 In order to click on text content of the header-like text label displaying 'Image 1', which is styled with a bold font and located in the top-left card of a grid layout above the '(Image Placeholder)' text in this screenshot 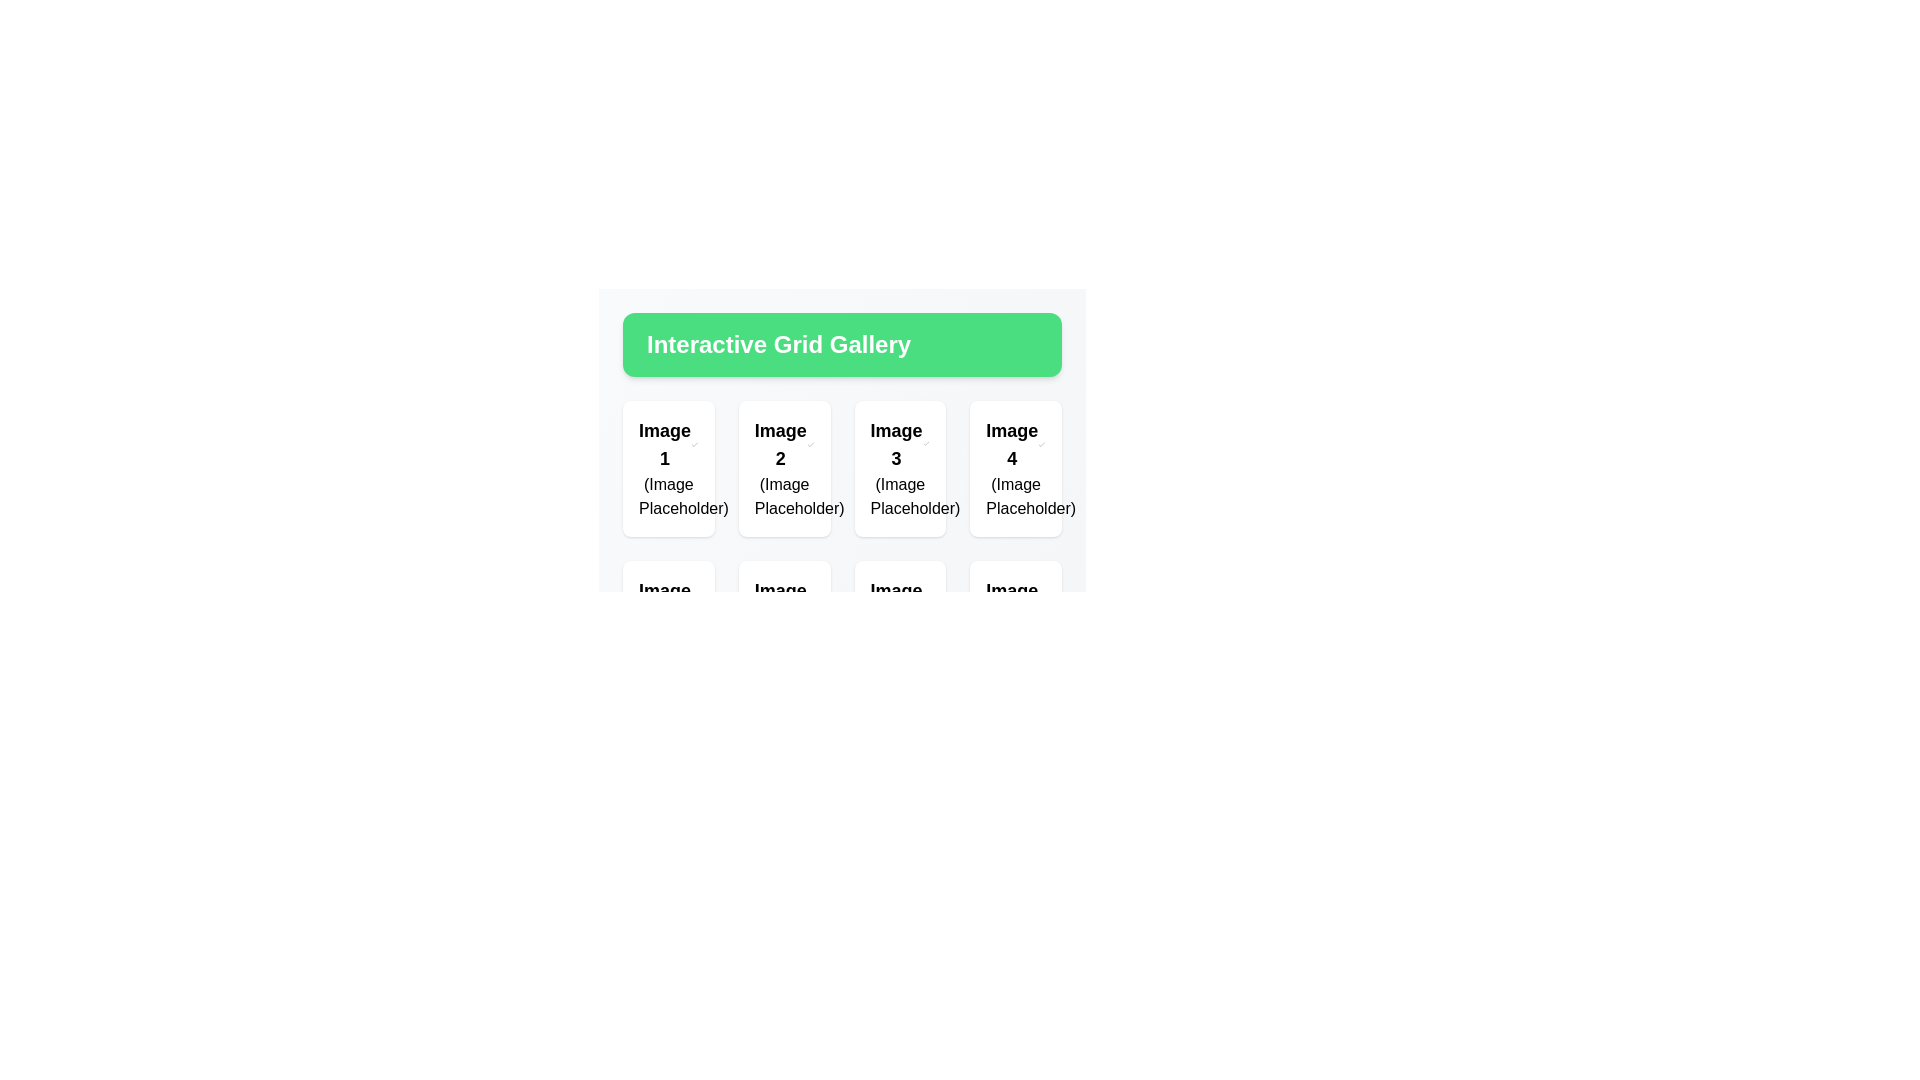, I will do `click(668, 443)`.